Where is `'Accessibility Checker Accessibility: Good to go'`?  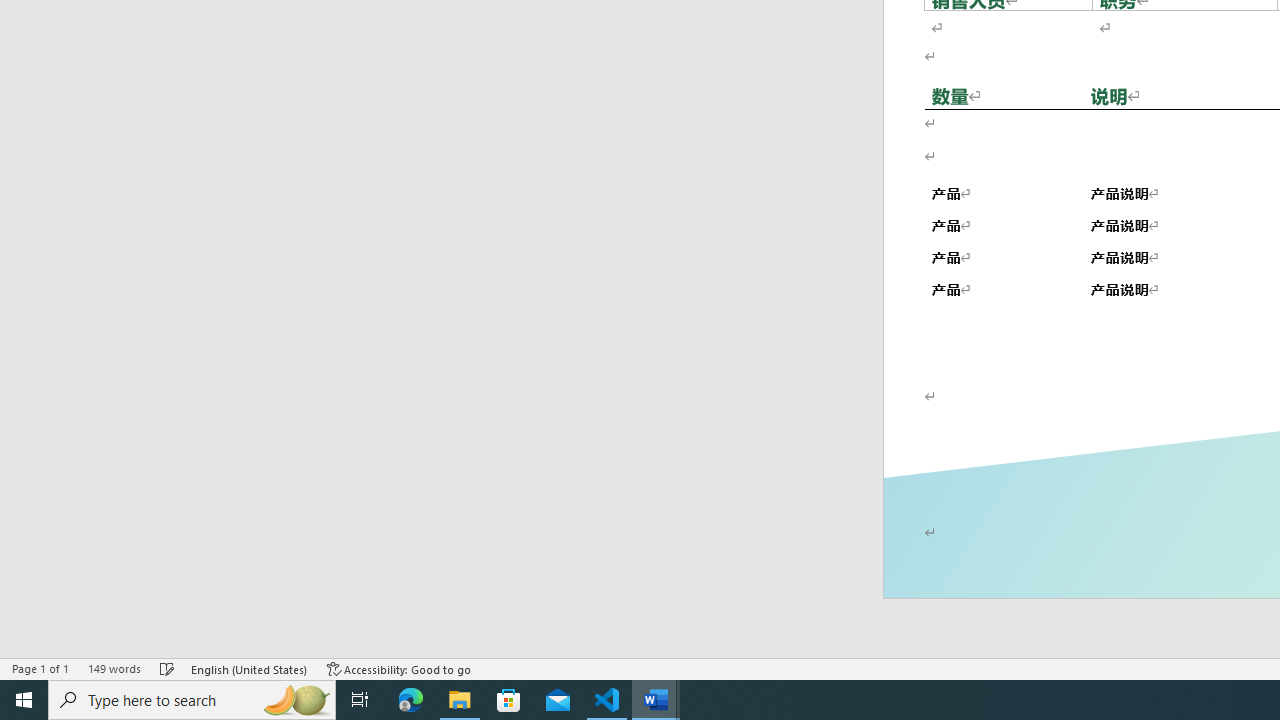 'Accessibility Checker Accessibility: Good to go' is located at coordinates (399, 669).